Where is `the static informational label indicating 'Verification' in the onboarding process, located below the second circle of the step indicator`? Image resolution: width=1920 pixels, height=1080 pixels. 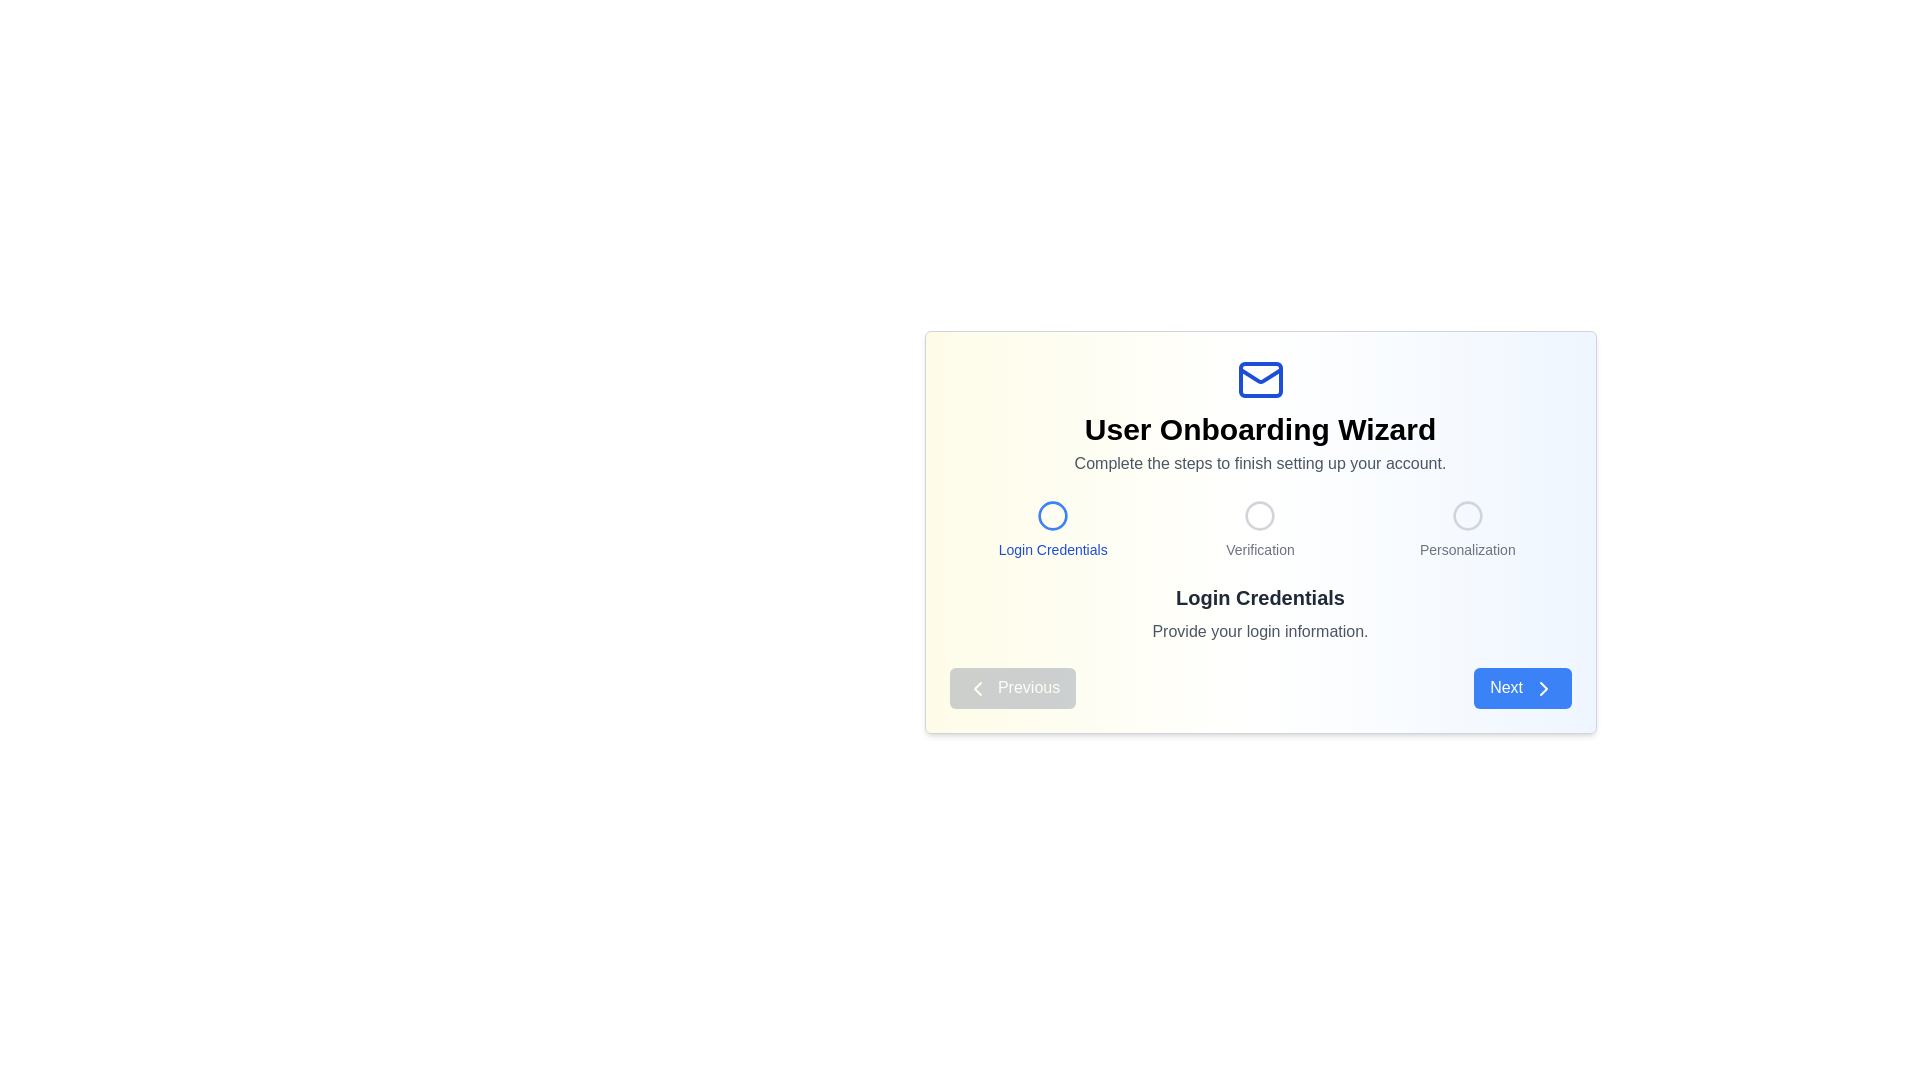
the static informational label indicating 'Verification' in the onboarding process, located below the second circle of the step indicator is located at coordinates (1259, 550).